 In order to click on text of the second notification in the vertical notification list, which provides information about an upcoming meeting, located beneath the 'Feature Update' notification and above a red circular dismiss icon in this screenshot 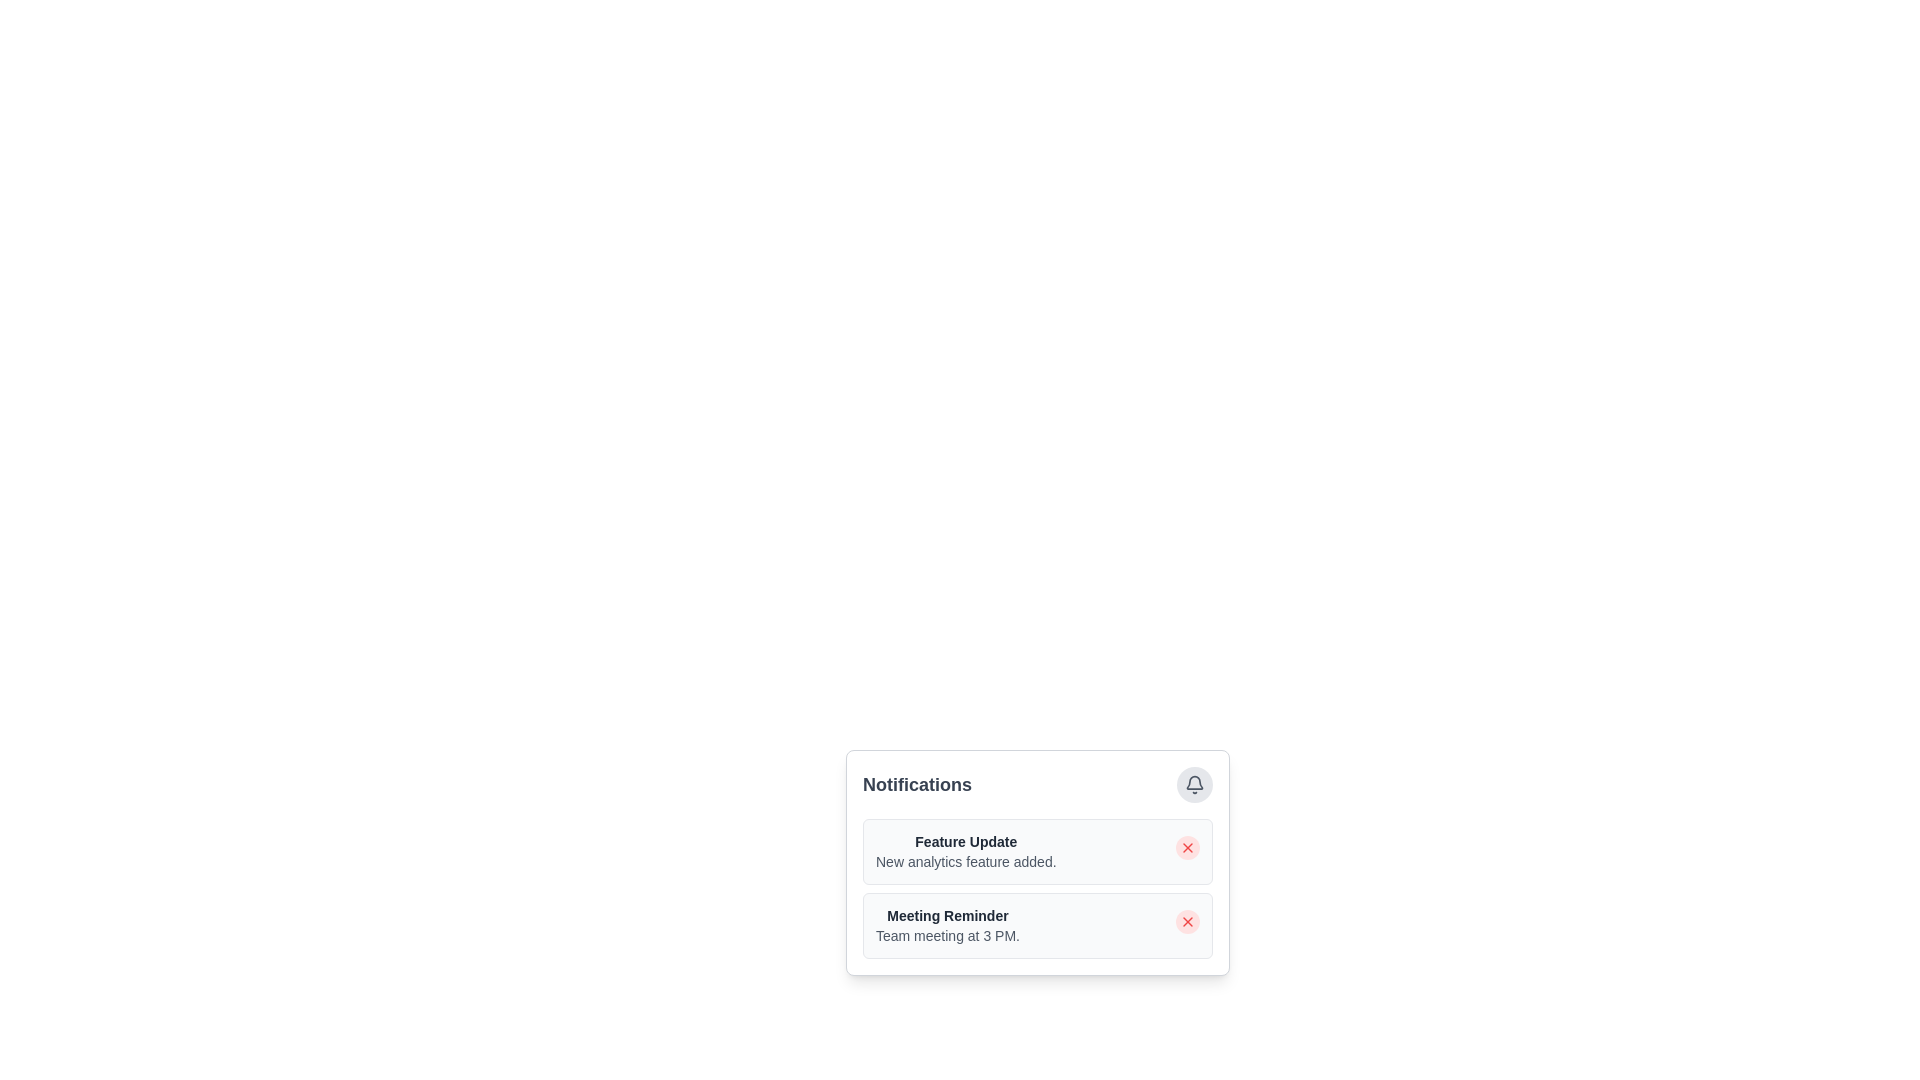, I will do `click(946, 925)`.